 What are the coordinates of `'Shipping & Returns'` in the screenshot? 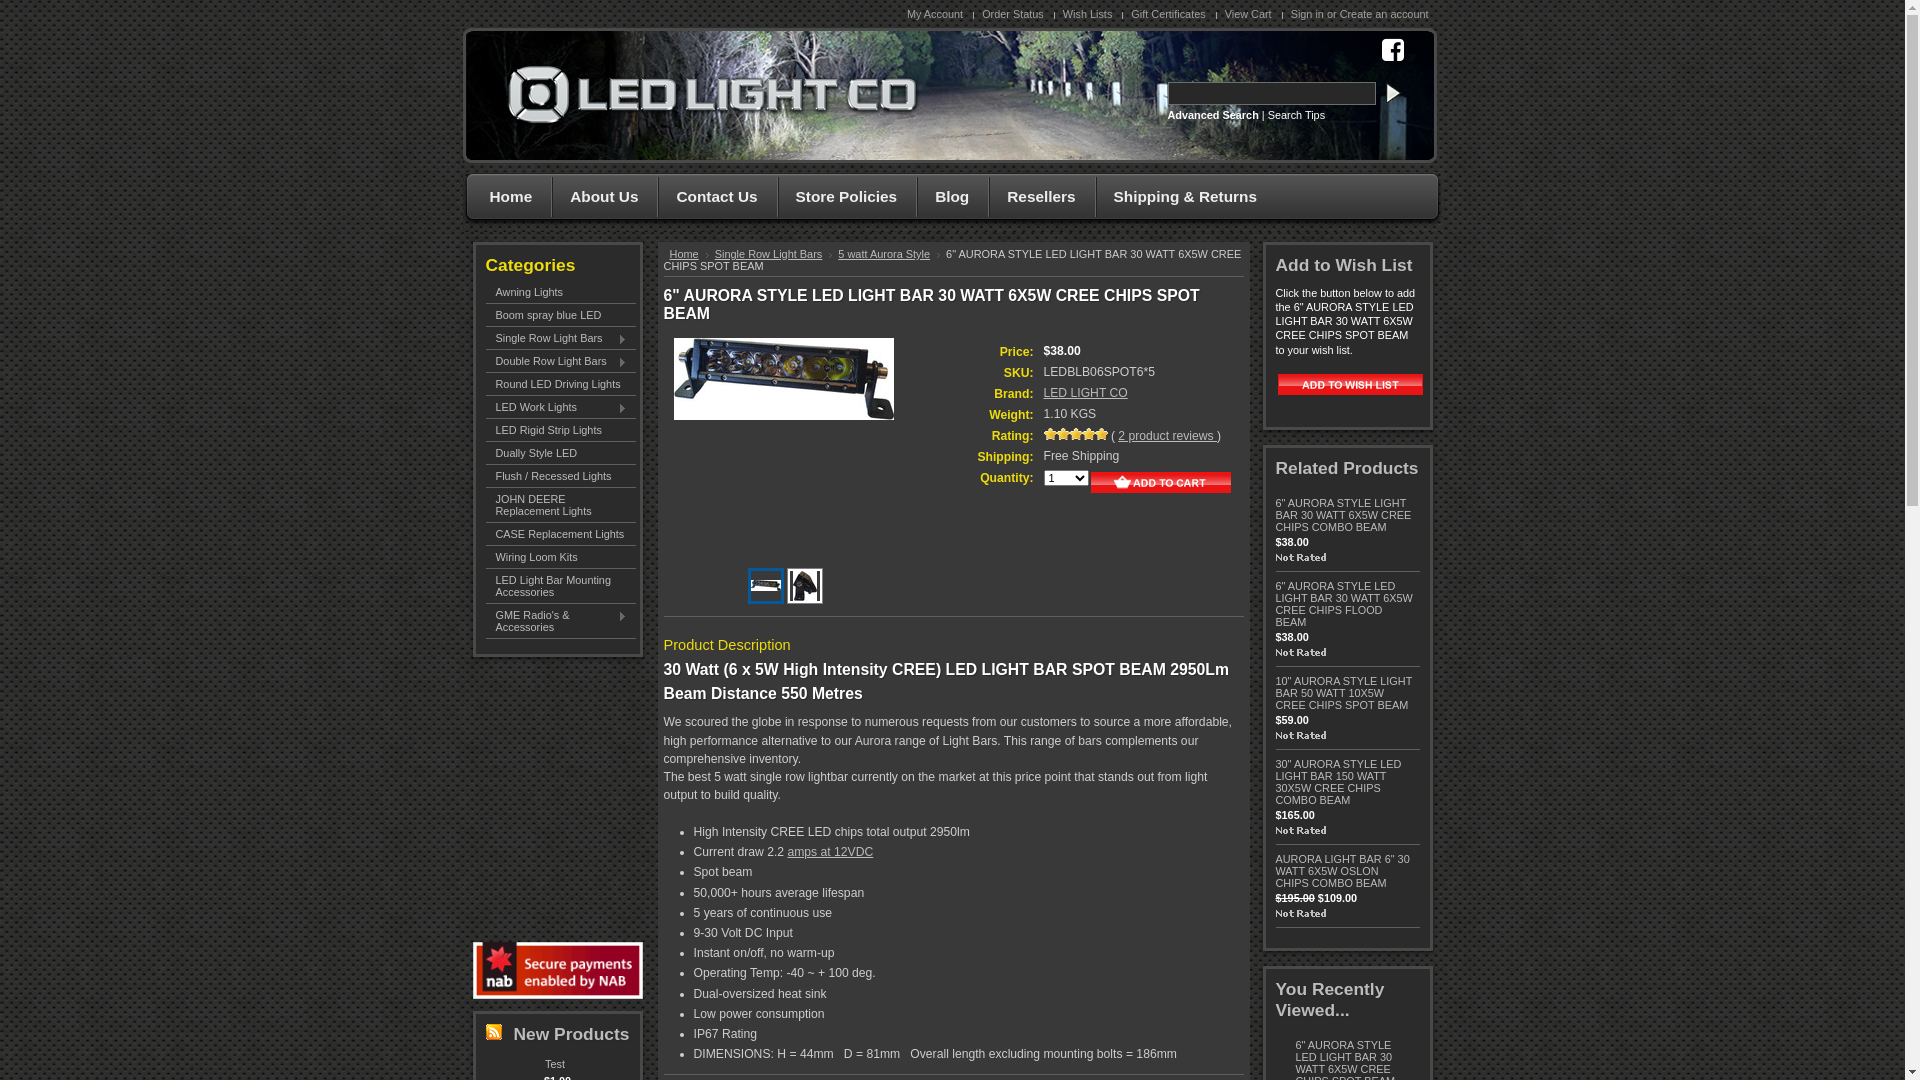 It's located at (1093, 198).